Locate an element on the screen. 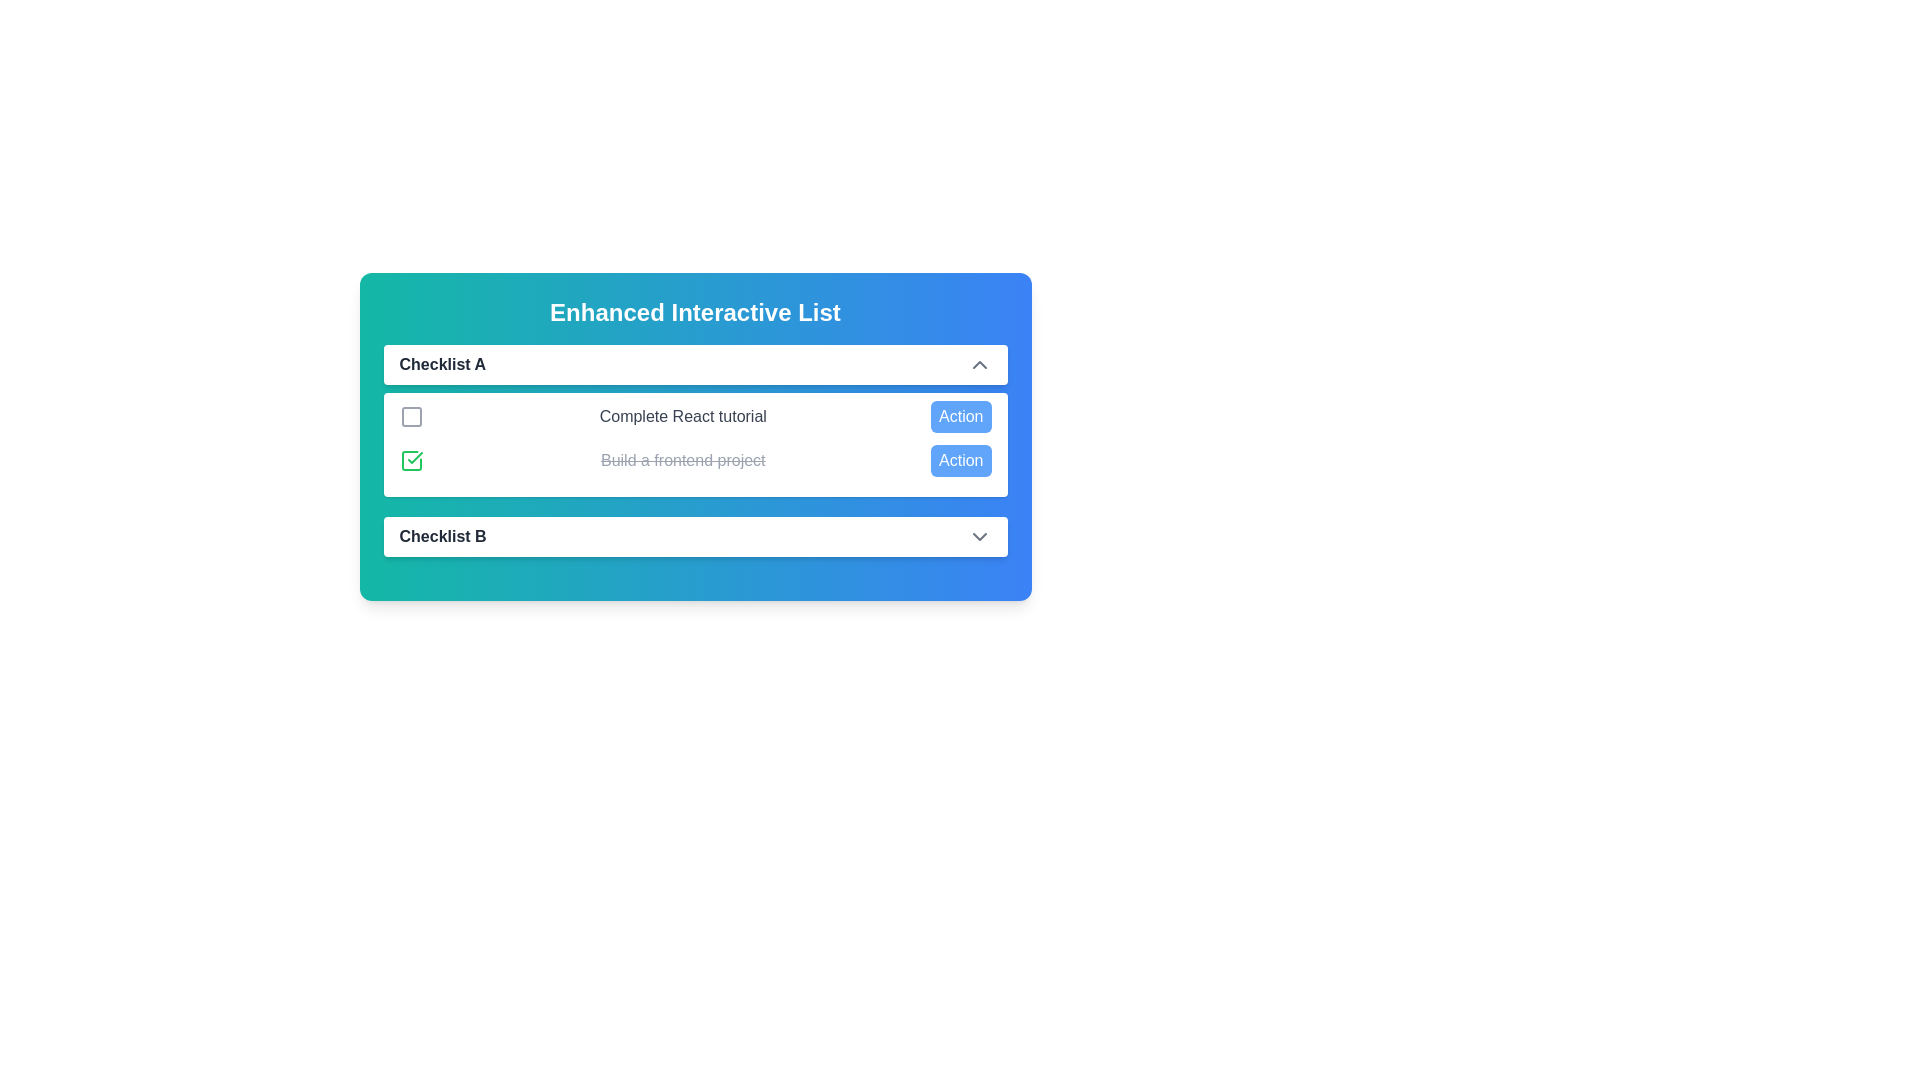 This screenshot has width=1920, height=1080. the text label representing a completed task in the checklist interface to associate it with the task status is located at coordinates (695, 461).